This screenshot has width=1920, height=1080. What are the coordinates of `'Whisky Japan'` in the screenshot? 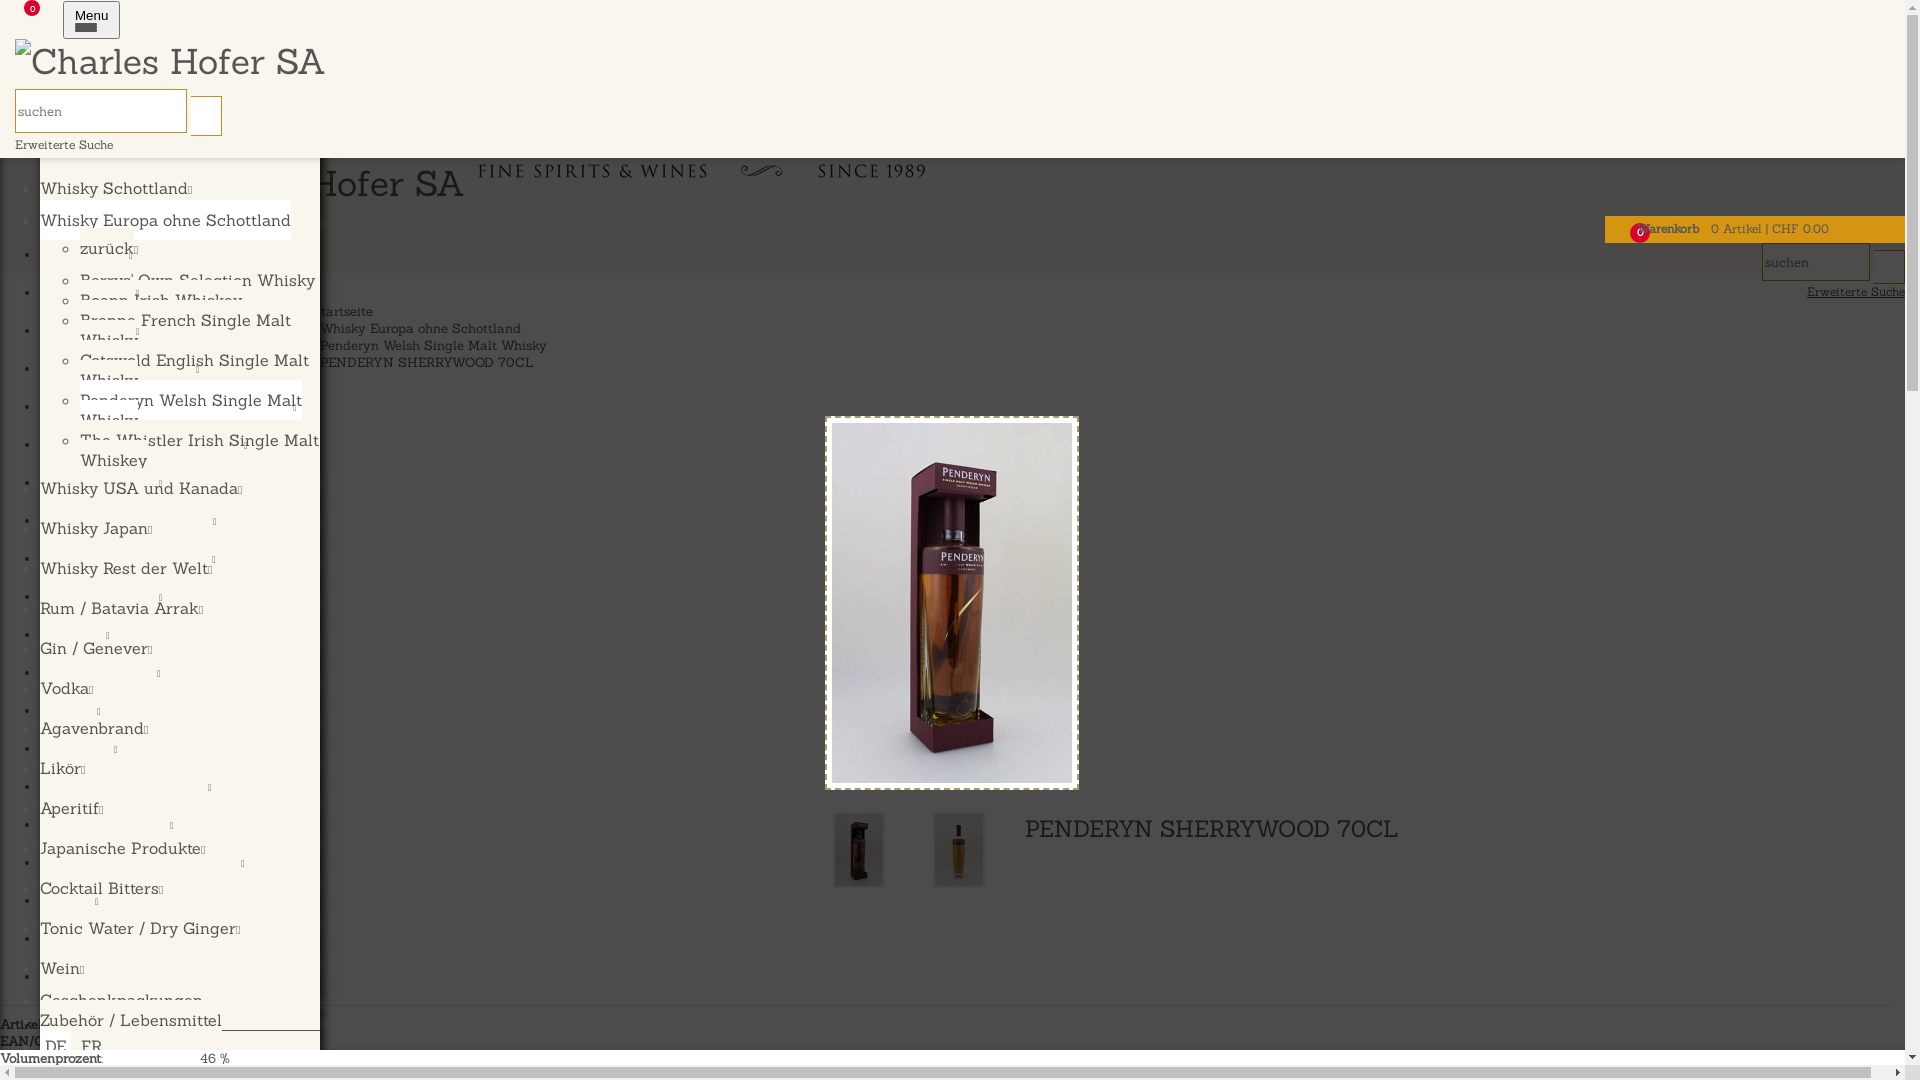 It's located at (108, 483).